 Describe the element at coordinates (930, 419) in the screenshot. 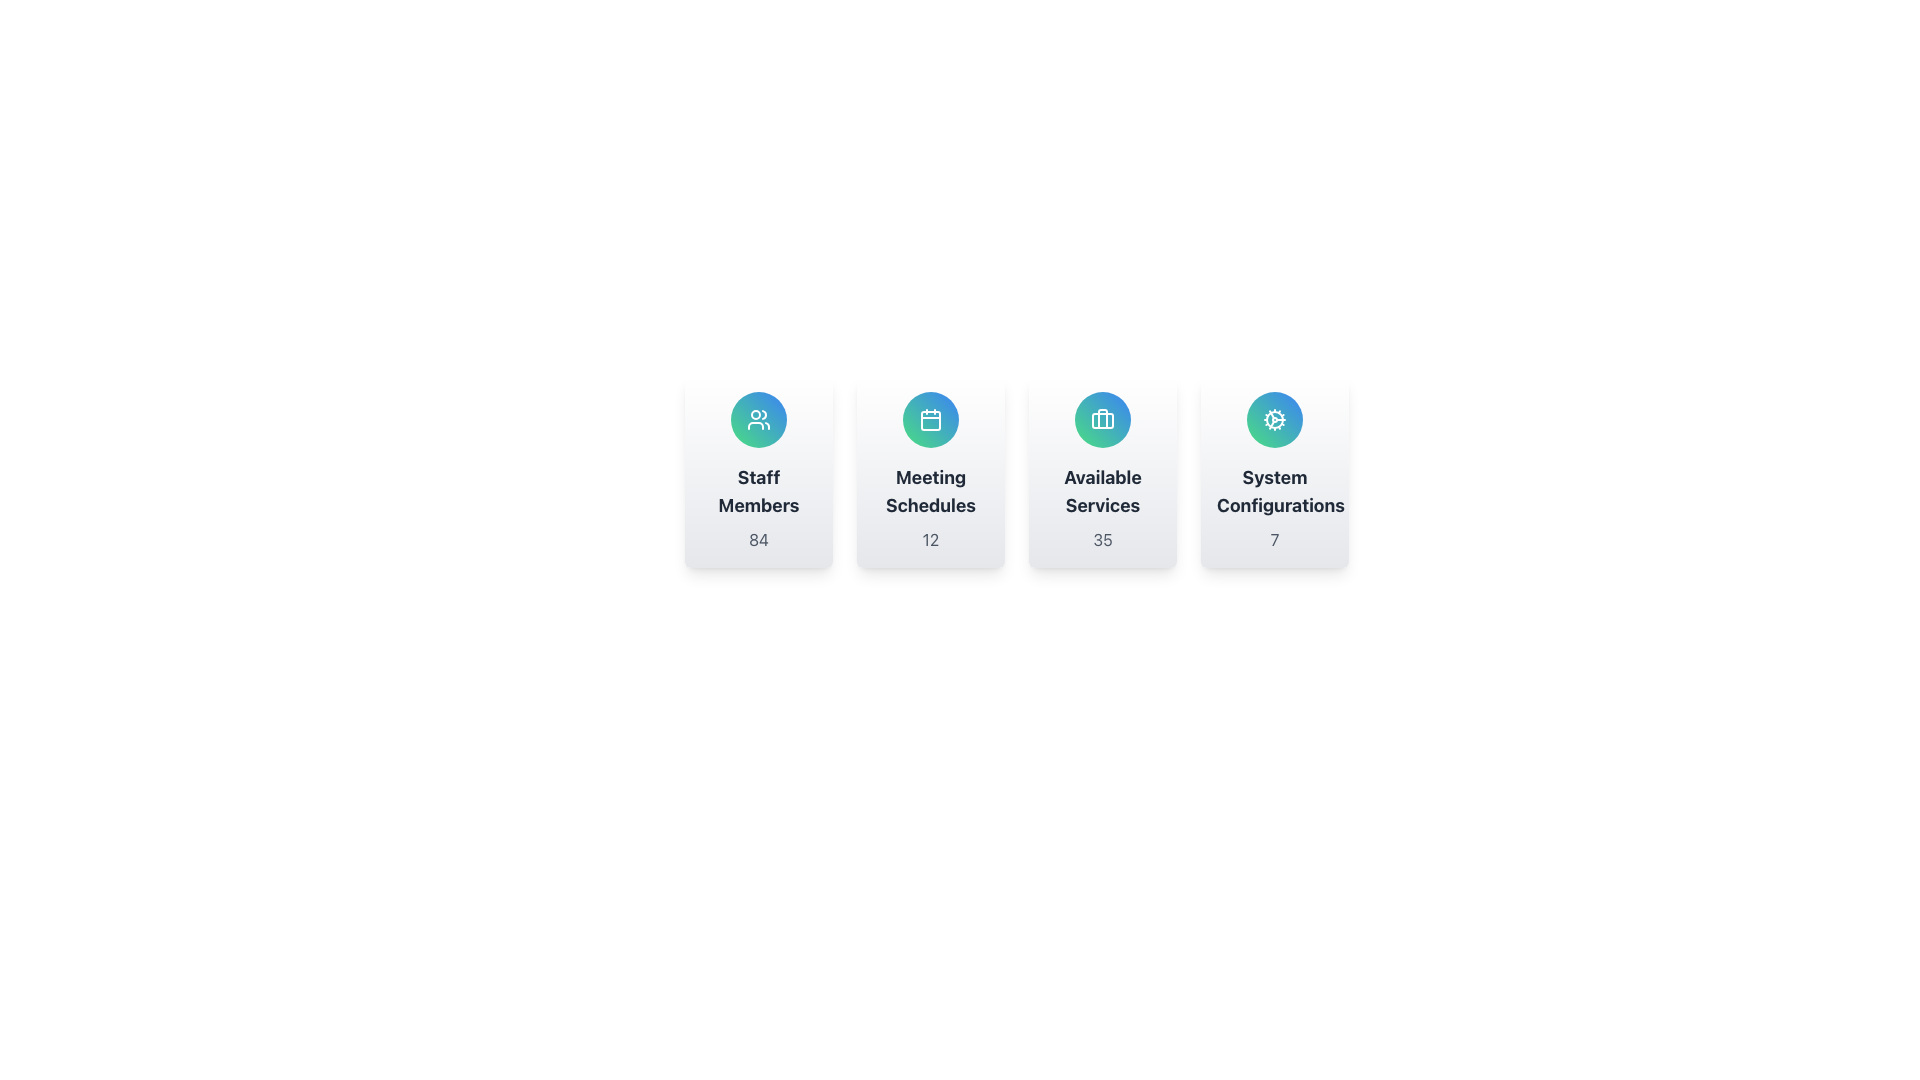

I see `the calendar icon with a gradient blue-green background, which is the second icon from the left in a row of four icons` at that location.